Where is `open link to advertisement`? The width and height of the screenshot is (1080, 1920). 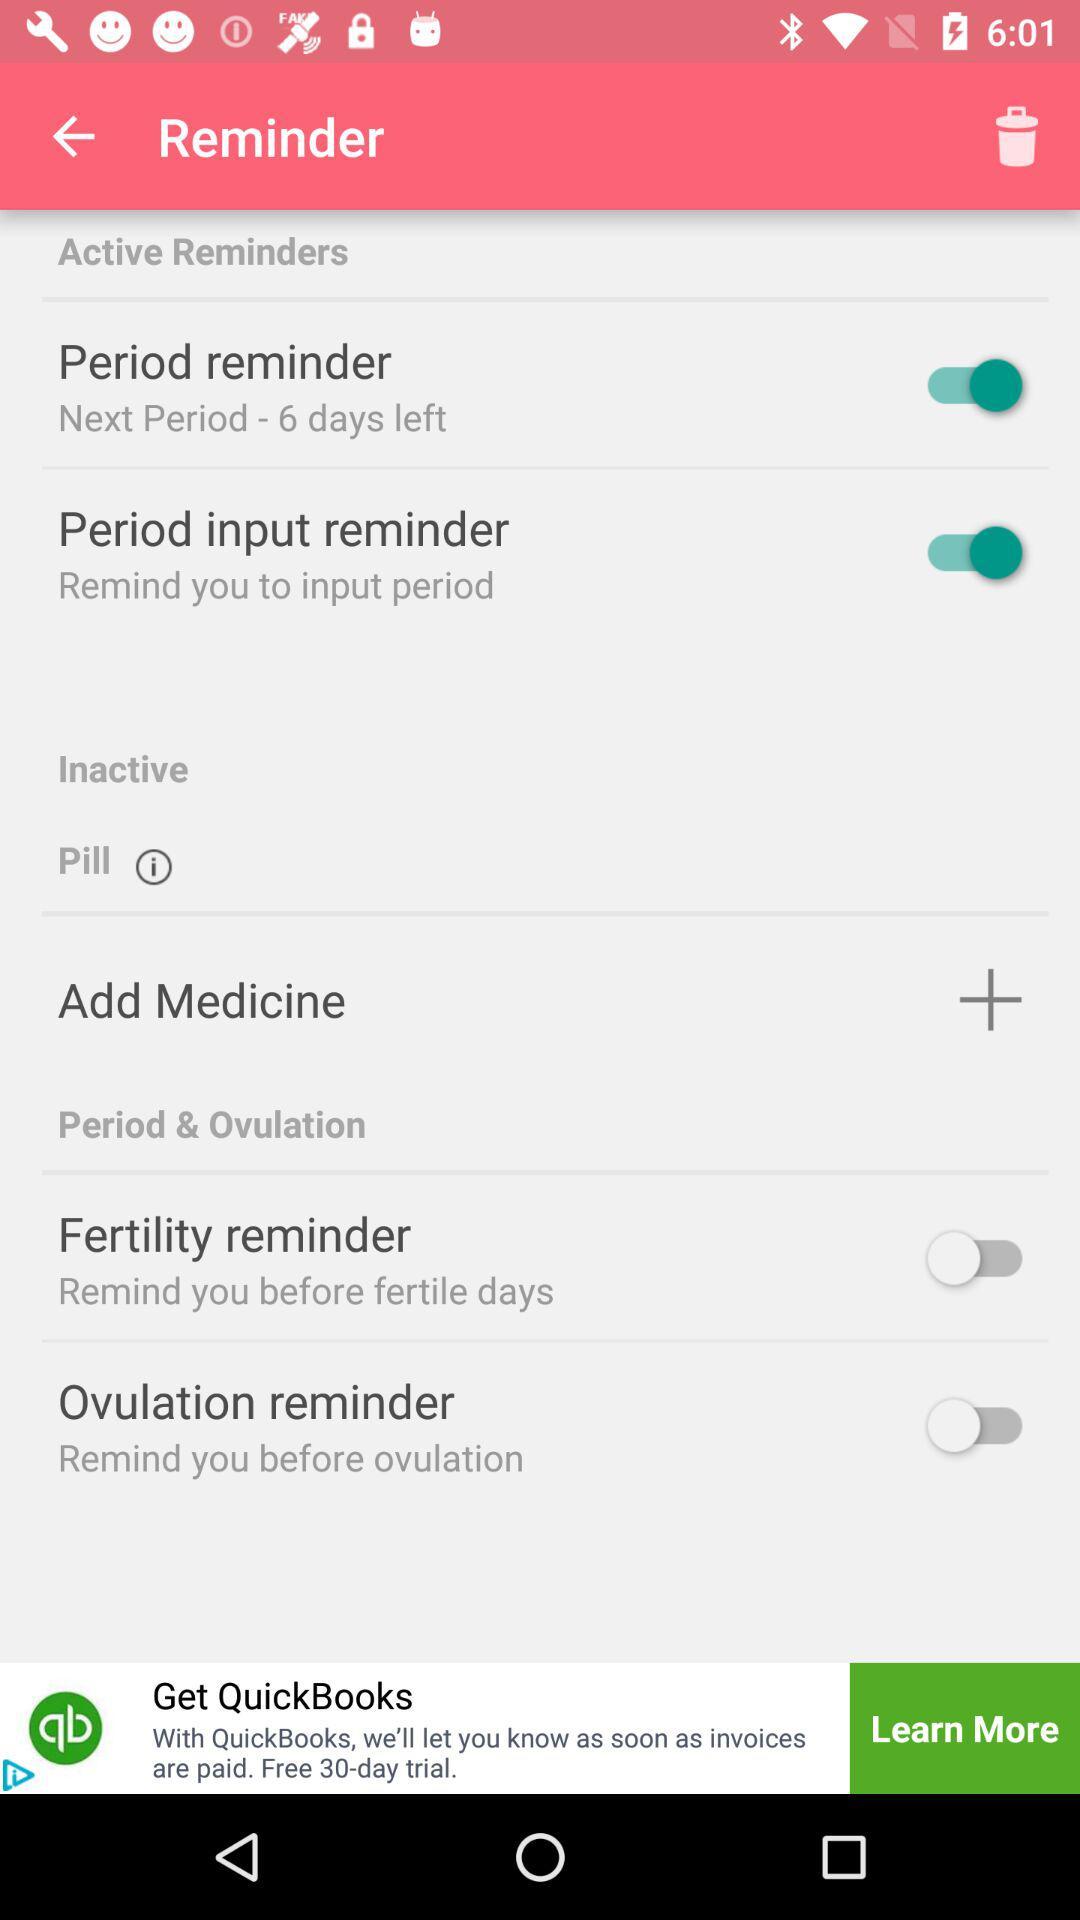
open link to advertisement is located at coordinates (64, 1727).